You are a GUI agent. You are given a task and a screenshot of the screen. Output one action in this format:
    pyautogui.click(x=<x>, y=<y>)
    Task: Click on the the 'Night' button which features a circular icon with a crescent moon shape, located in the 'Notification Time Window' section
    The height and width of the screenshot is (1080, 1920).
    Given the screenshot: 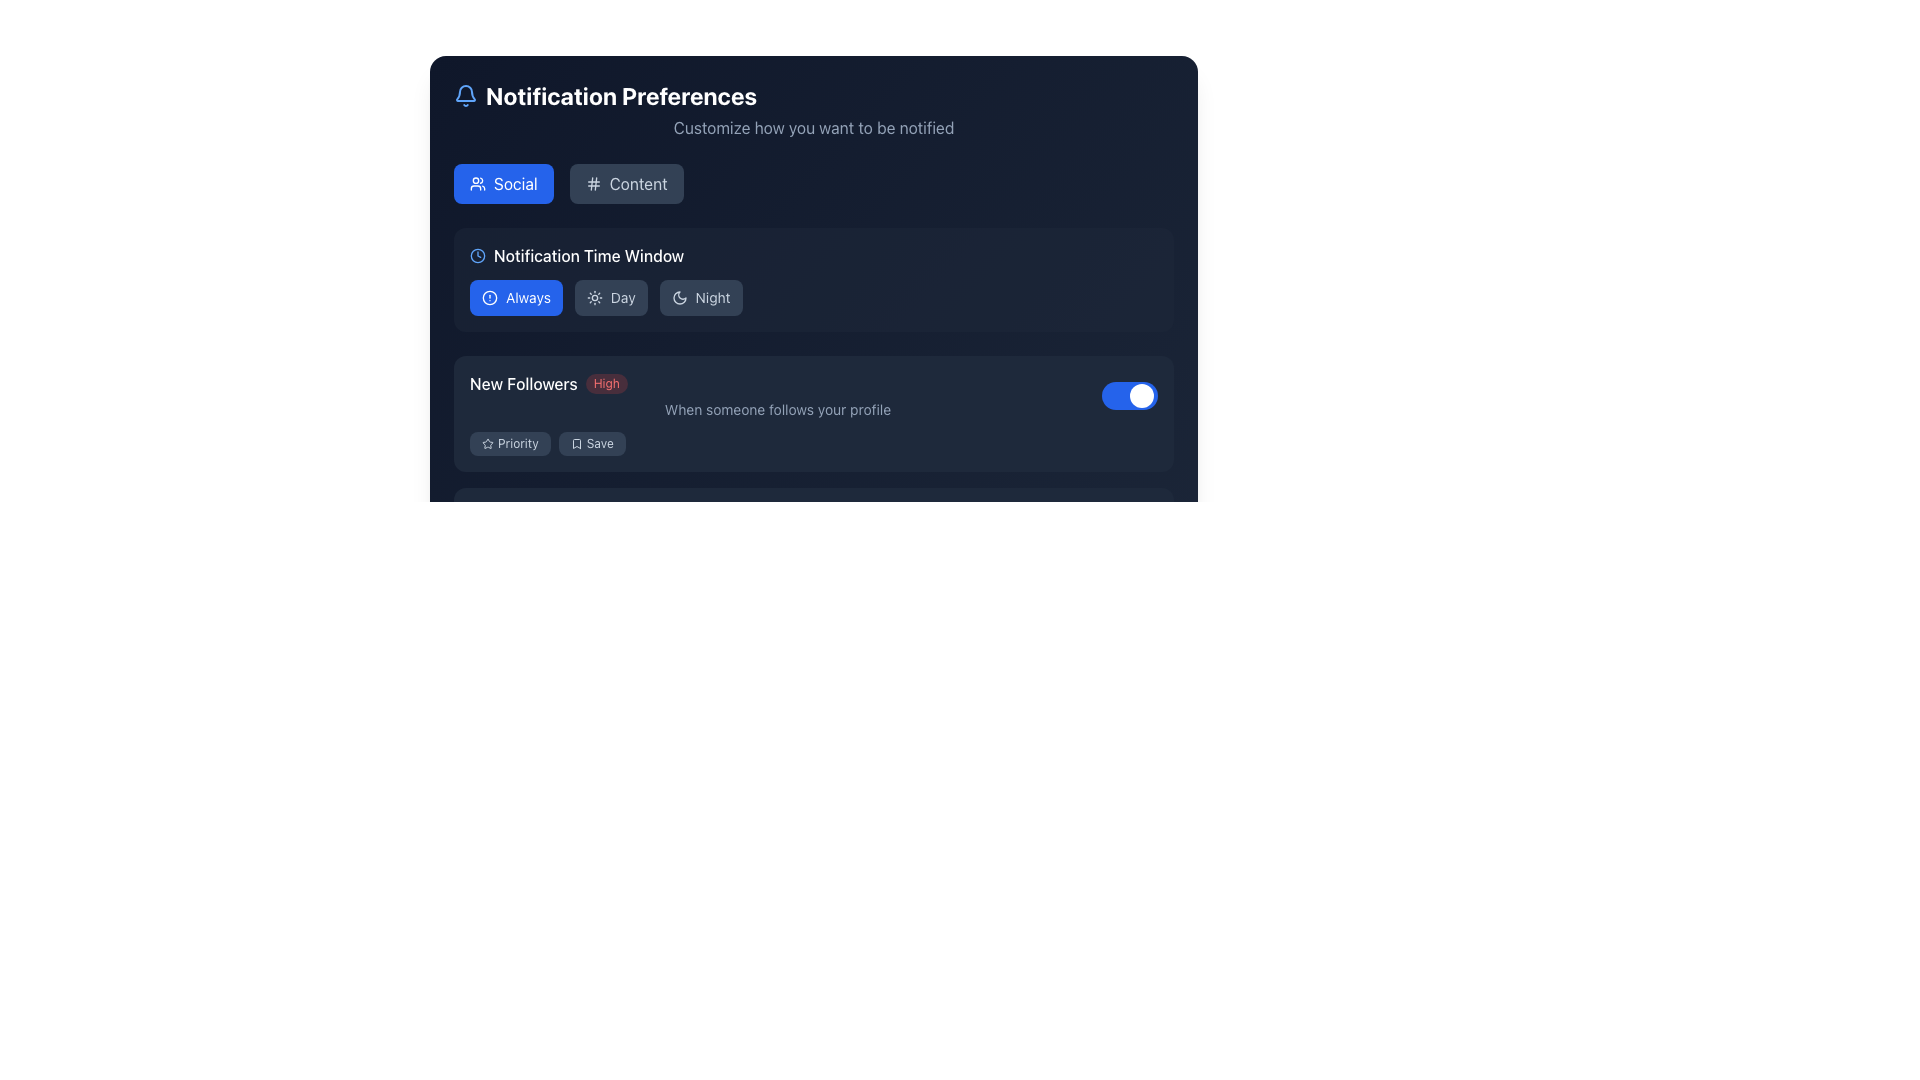 What is the action you would take?
    pyautogui.click(x=679, y=297)
    